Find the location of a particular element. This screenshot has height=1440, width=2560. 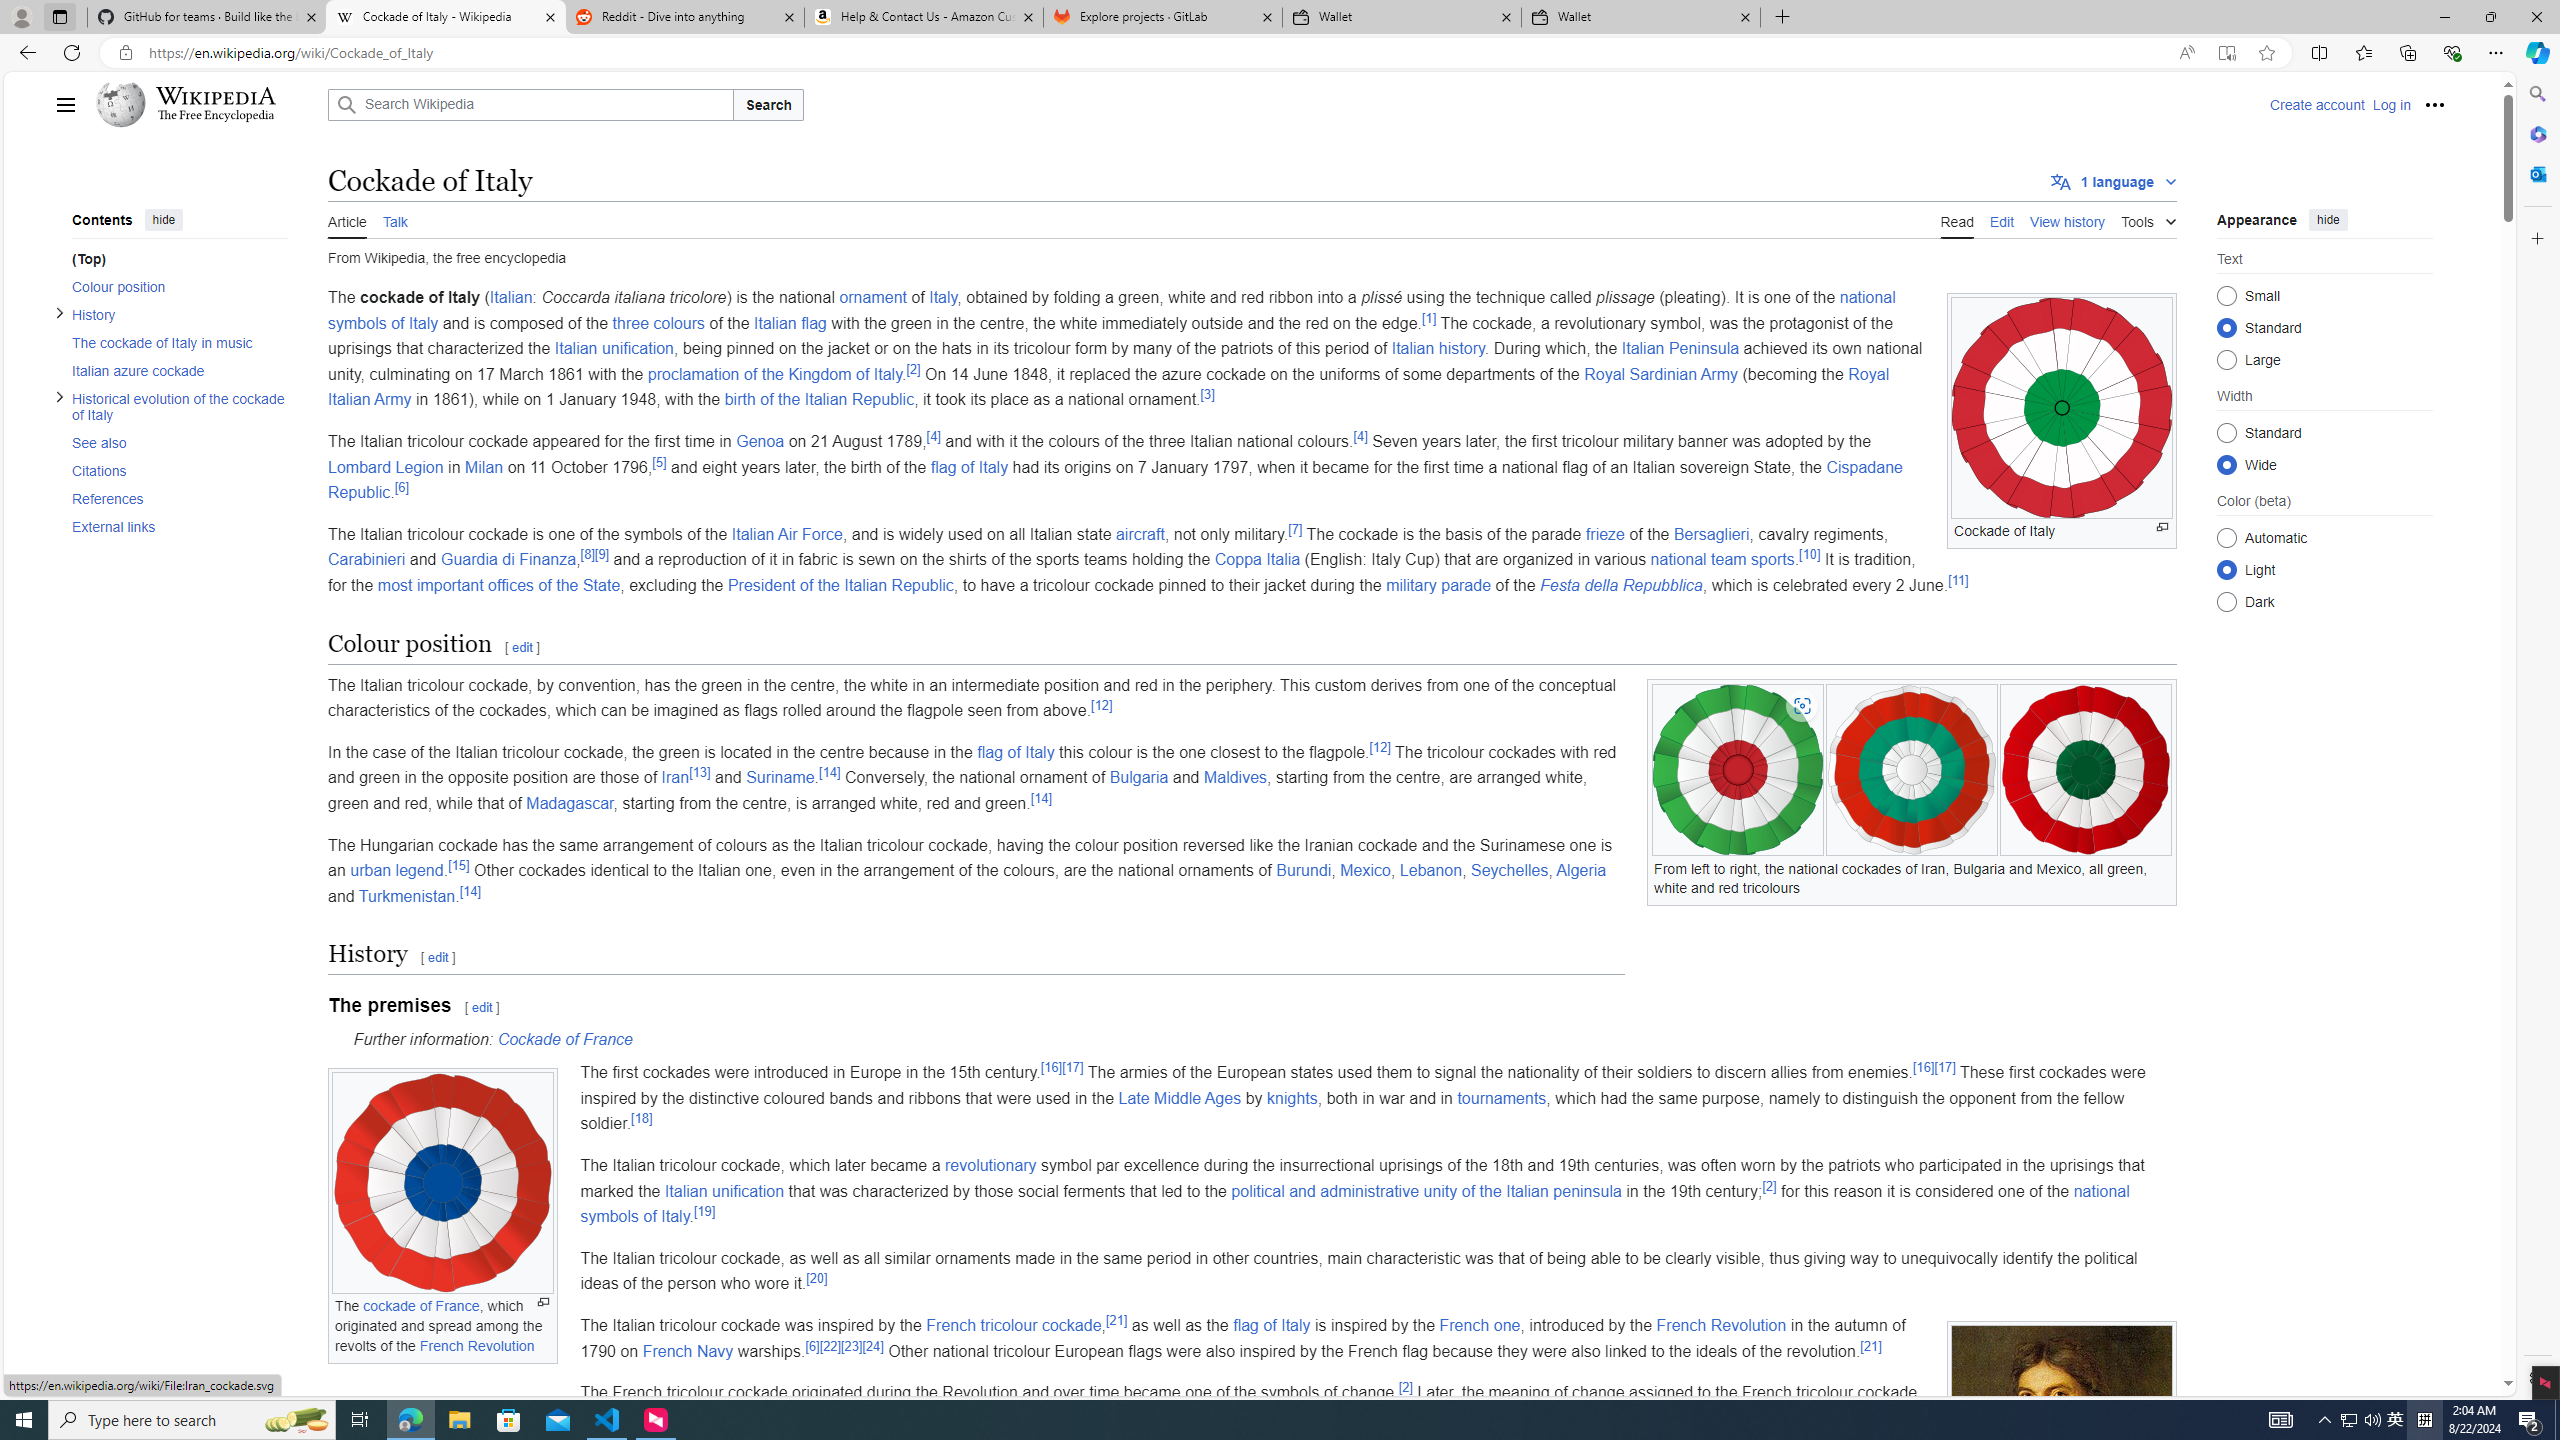

'tournaments' is located at coordinates (1500, 1098).